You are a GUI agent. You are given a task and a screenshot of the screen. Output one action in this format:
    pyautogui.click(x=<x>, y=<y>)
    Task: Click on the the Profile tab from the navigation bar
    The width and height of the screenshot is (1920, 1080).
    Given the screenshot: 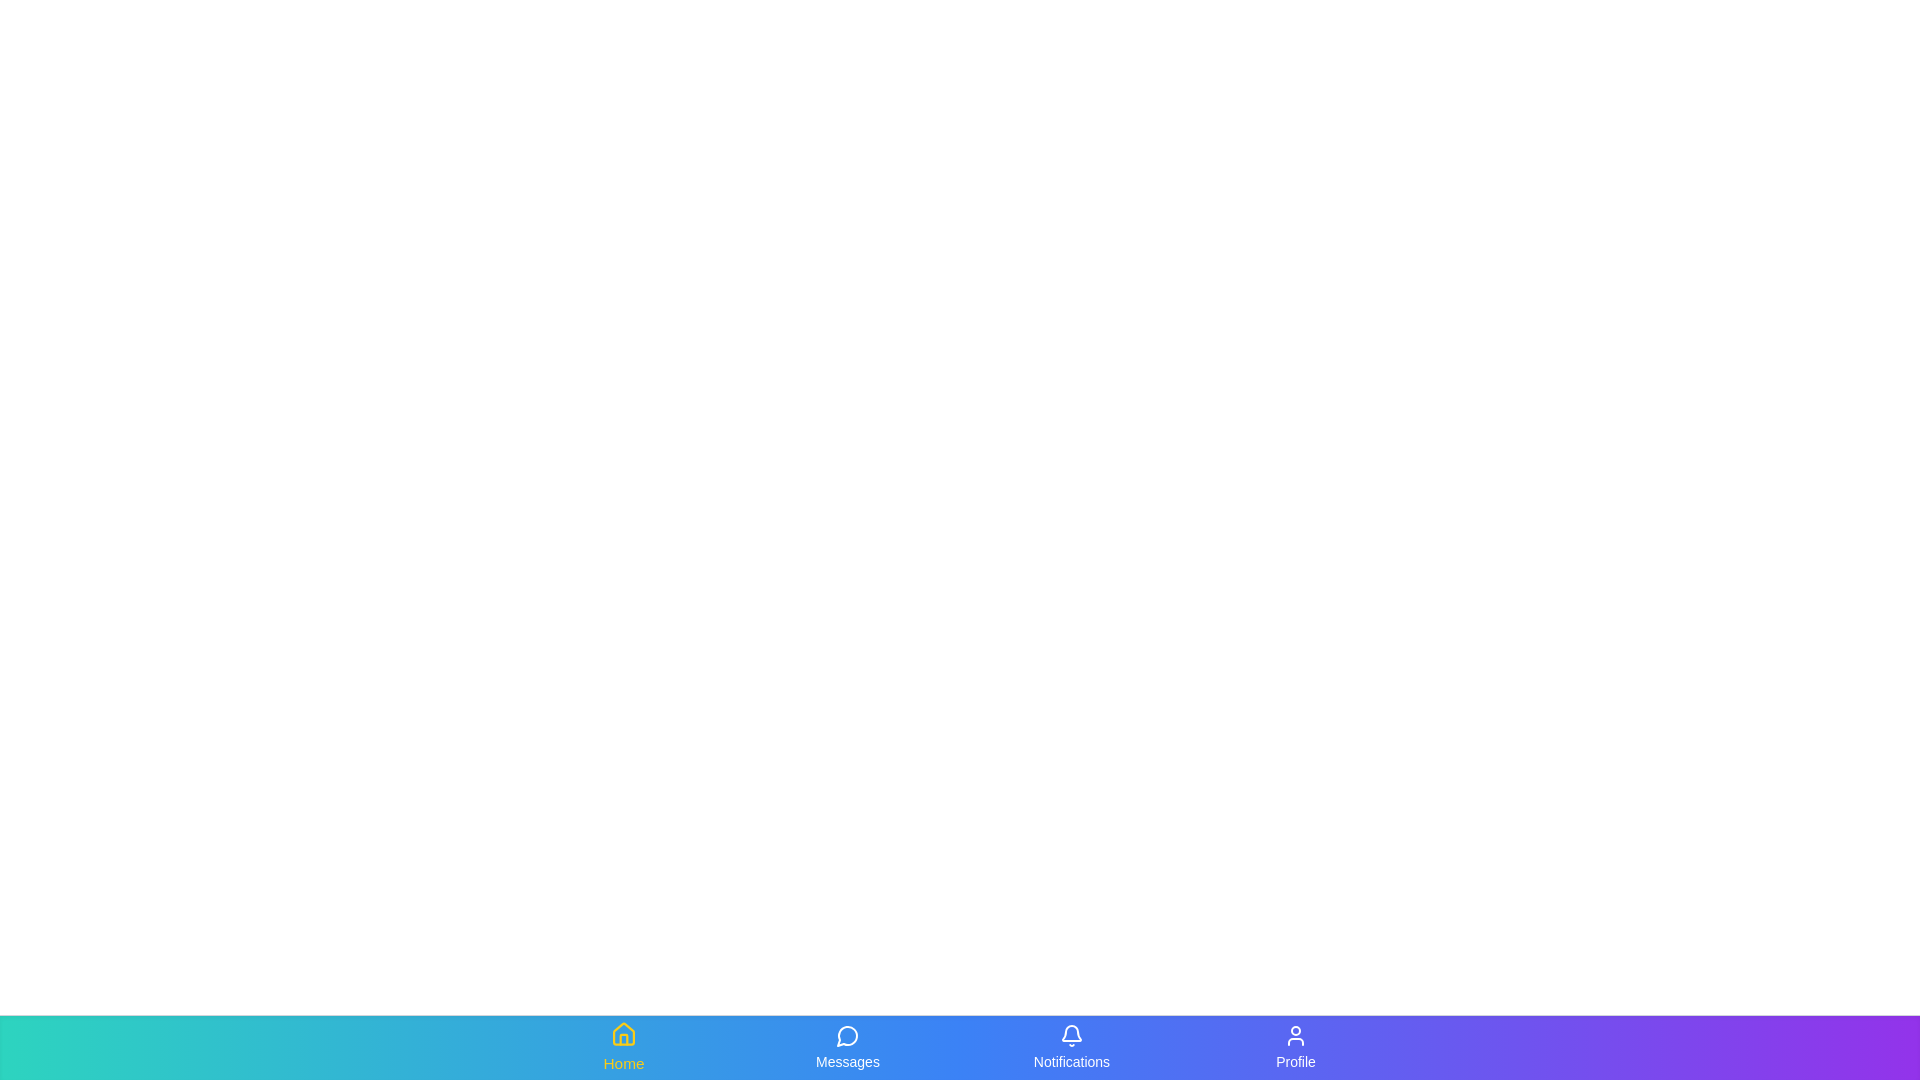 What is the action you would take?
    pyautogui.click(x=1296, y=1047)
    